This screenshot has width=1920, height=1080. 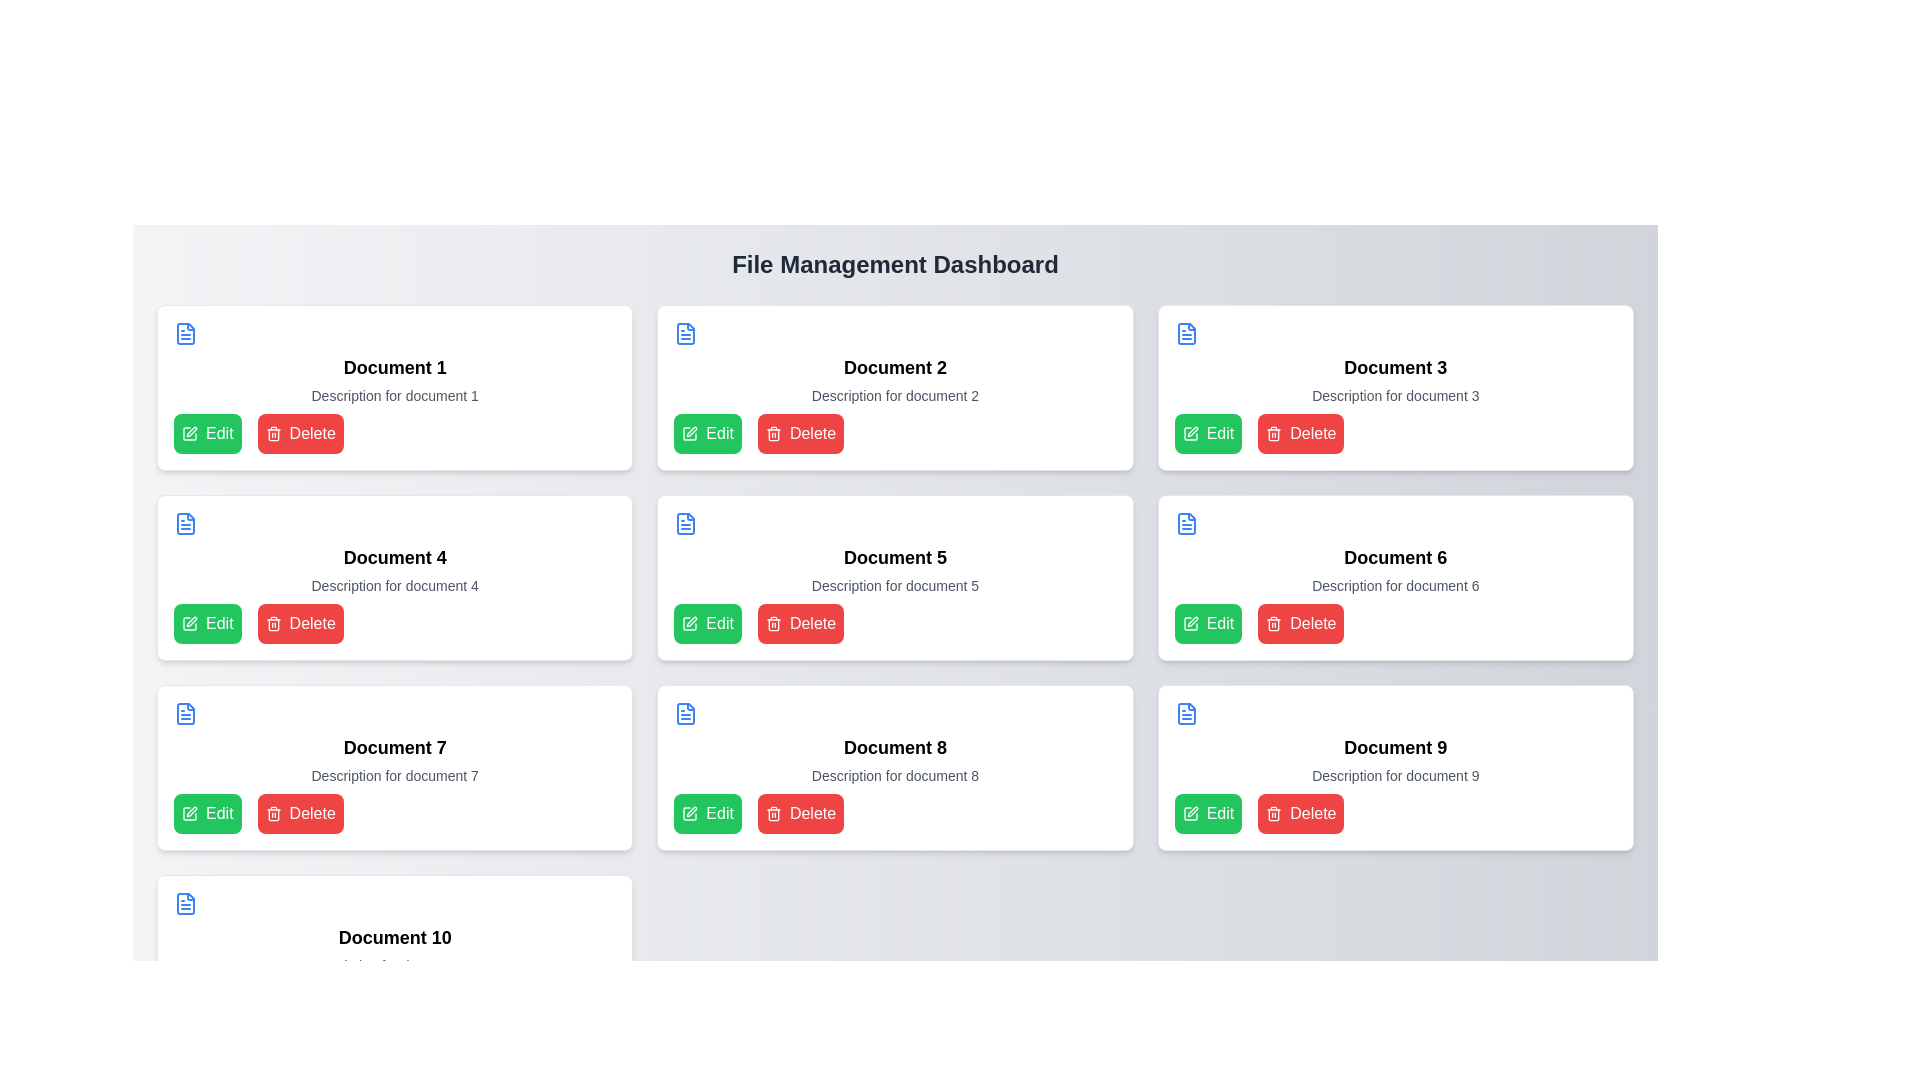 What do you see at coordinates (395, 585) in the screenshot?
I see `the Text Label that provides a description for 'Document 4', which is located in the second row and second column of the grid layout, positioned below the 'Document 4' heading` at bounding box center [395, 585].